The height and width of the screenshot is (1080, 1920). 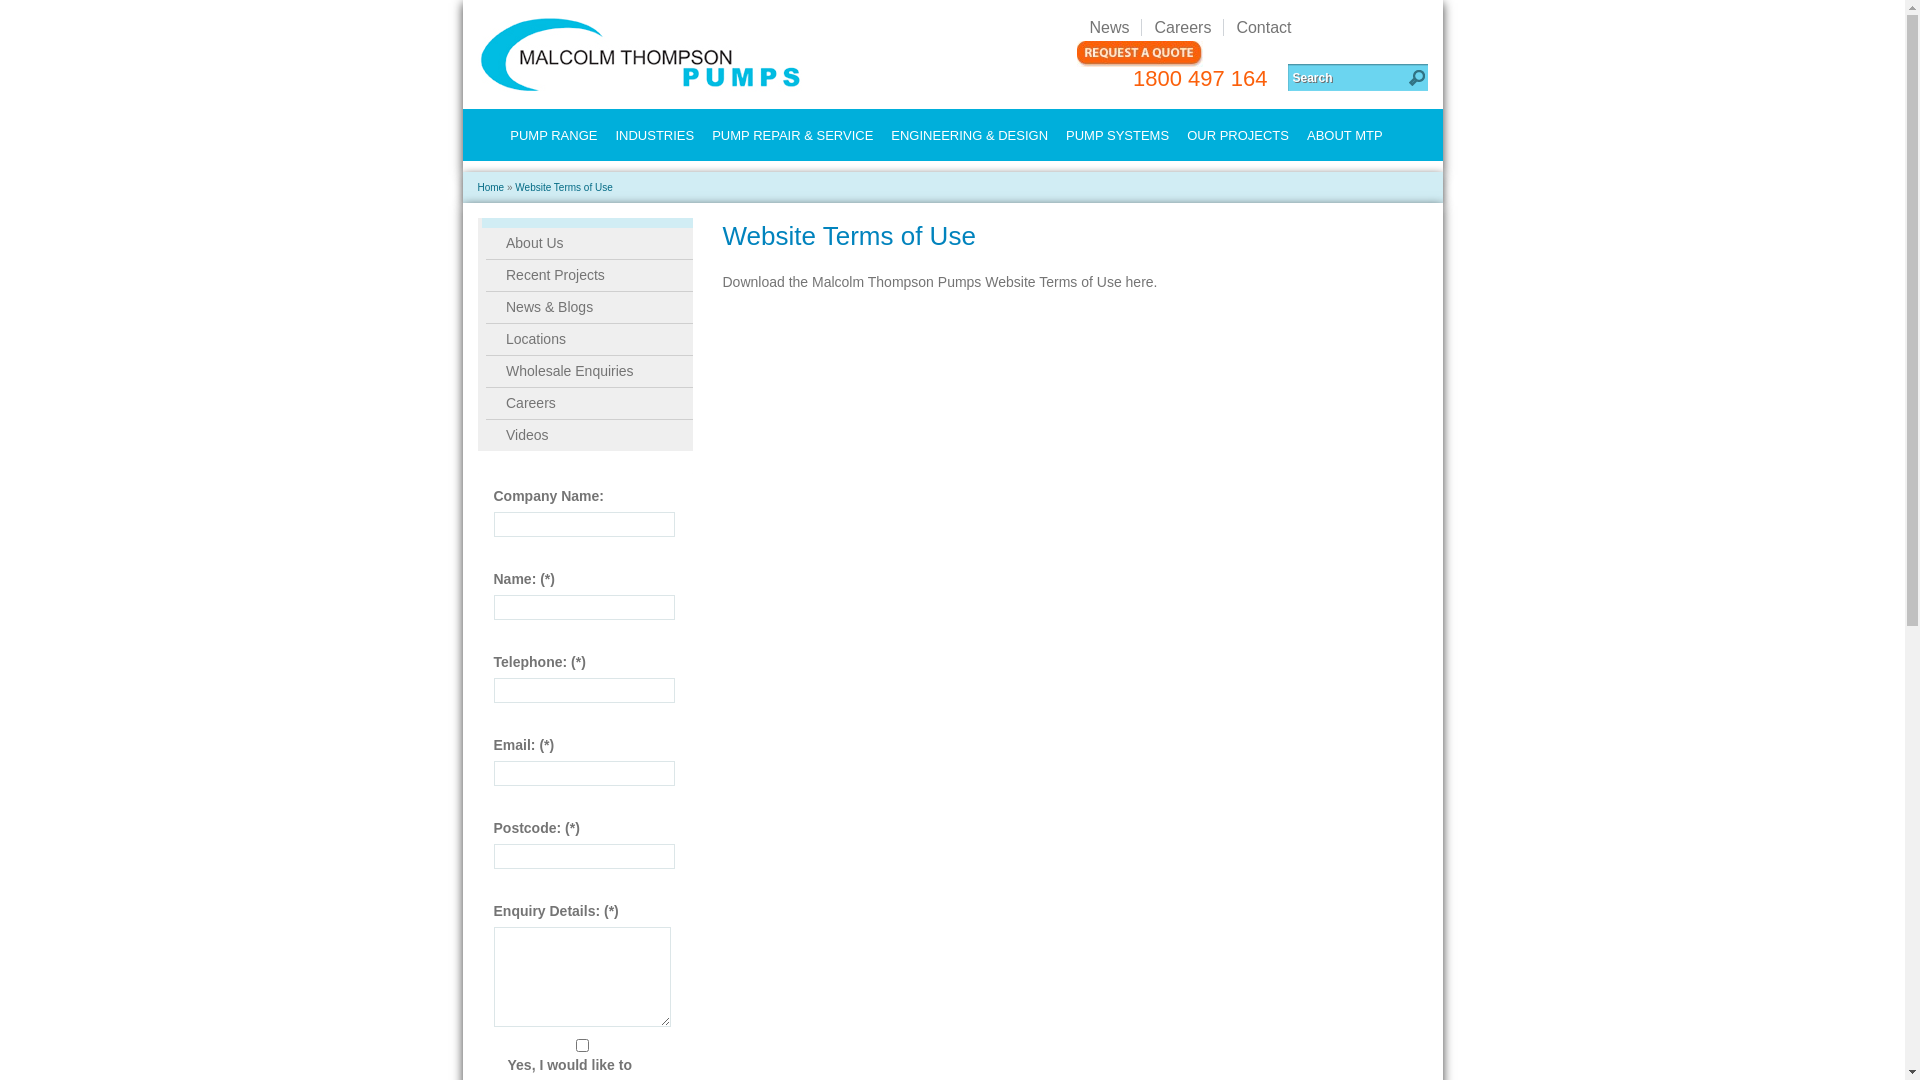 I want to click on 'Home', so click(x=491, y=187).